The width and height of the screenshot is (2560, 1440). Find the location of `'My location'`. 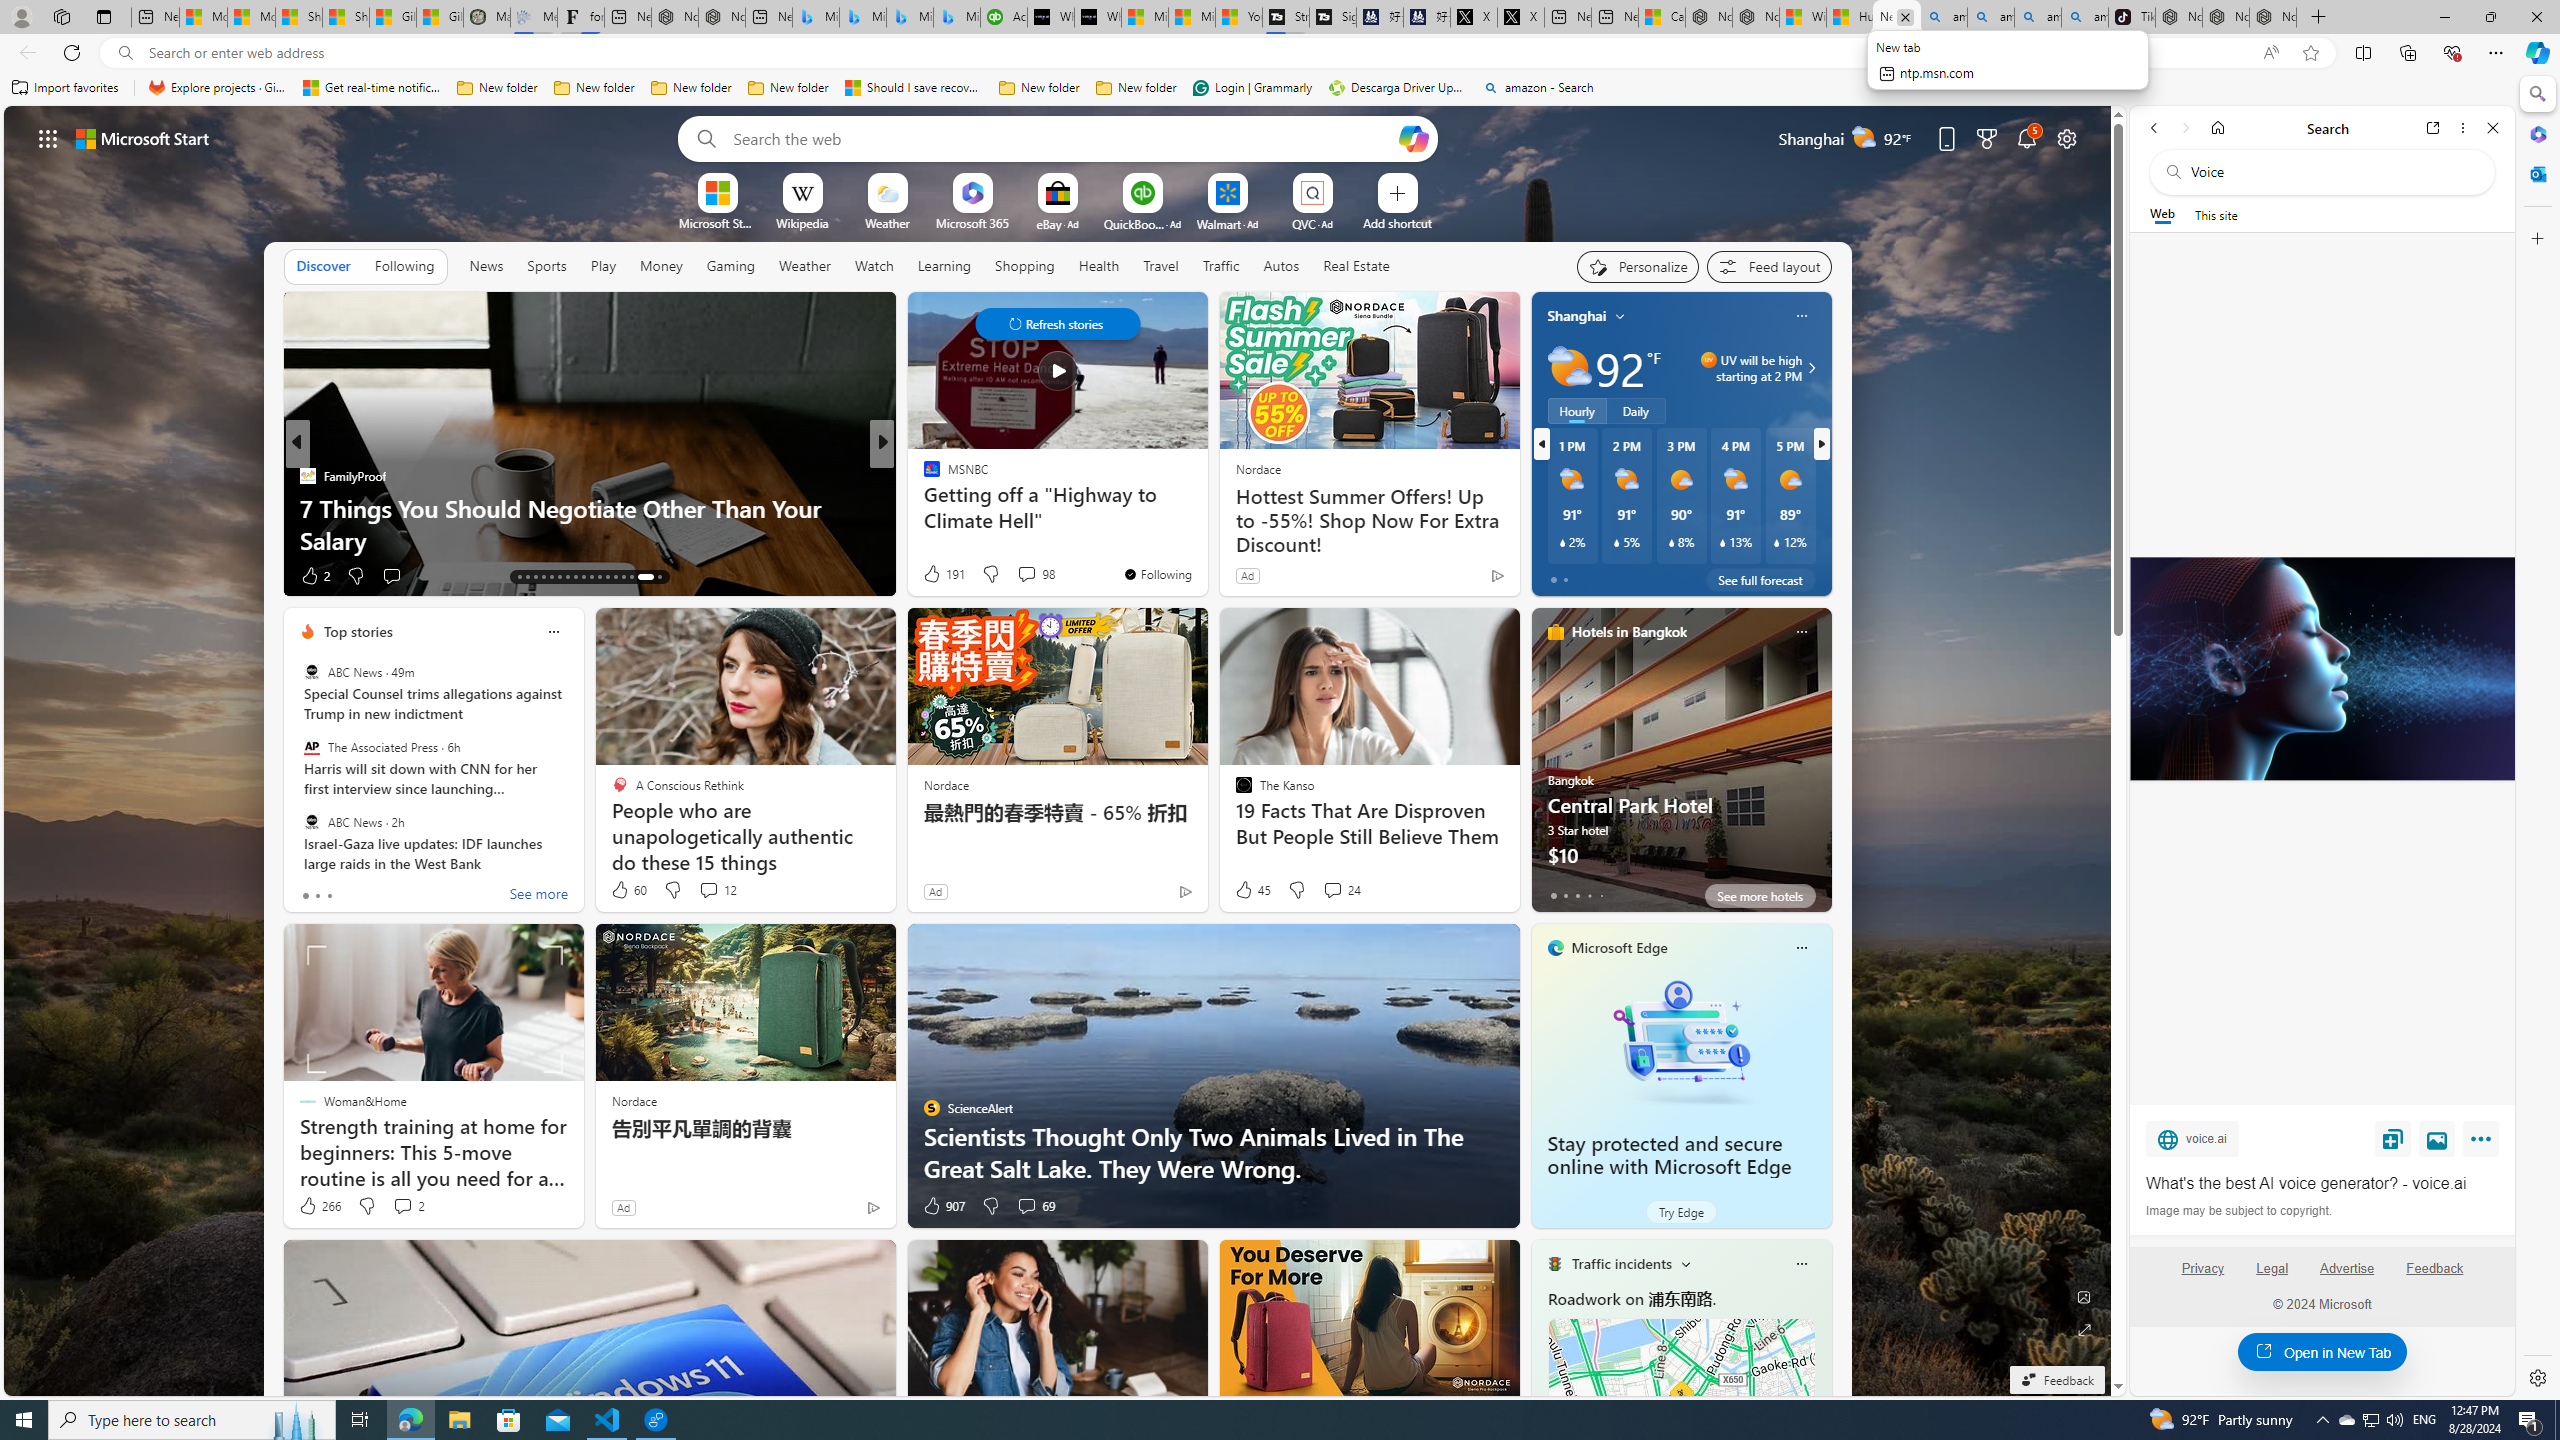

'My location' is located at coordinates (1619, 315).